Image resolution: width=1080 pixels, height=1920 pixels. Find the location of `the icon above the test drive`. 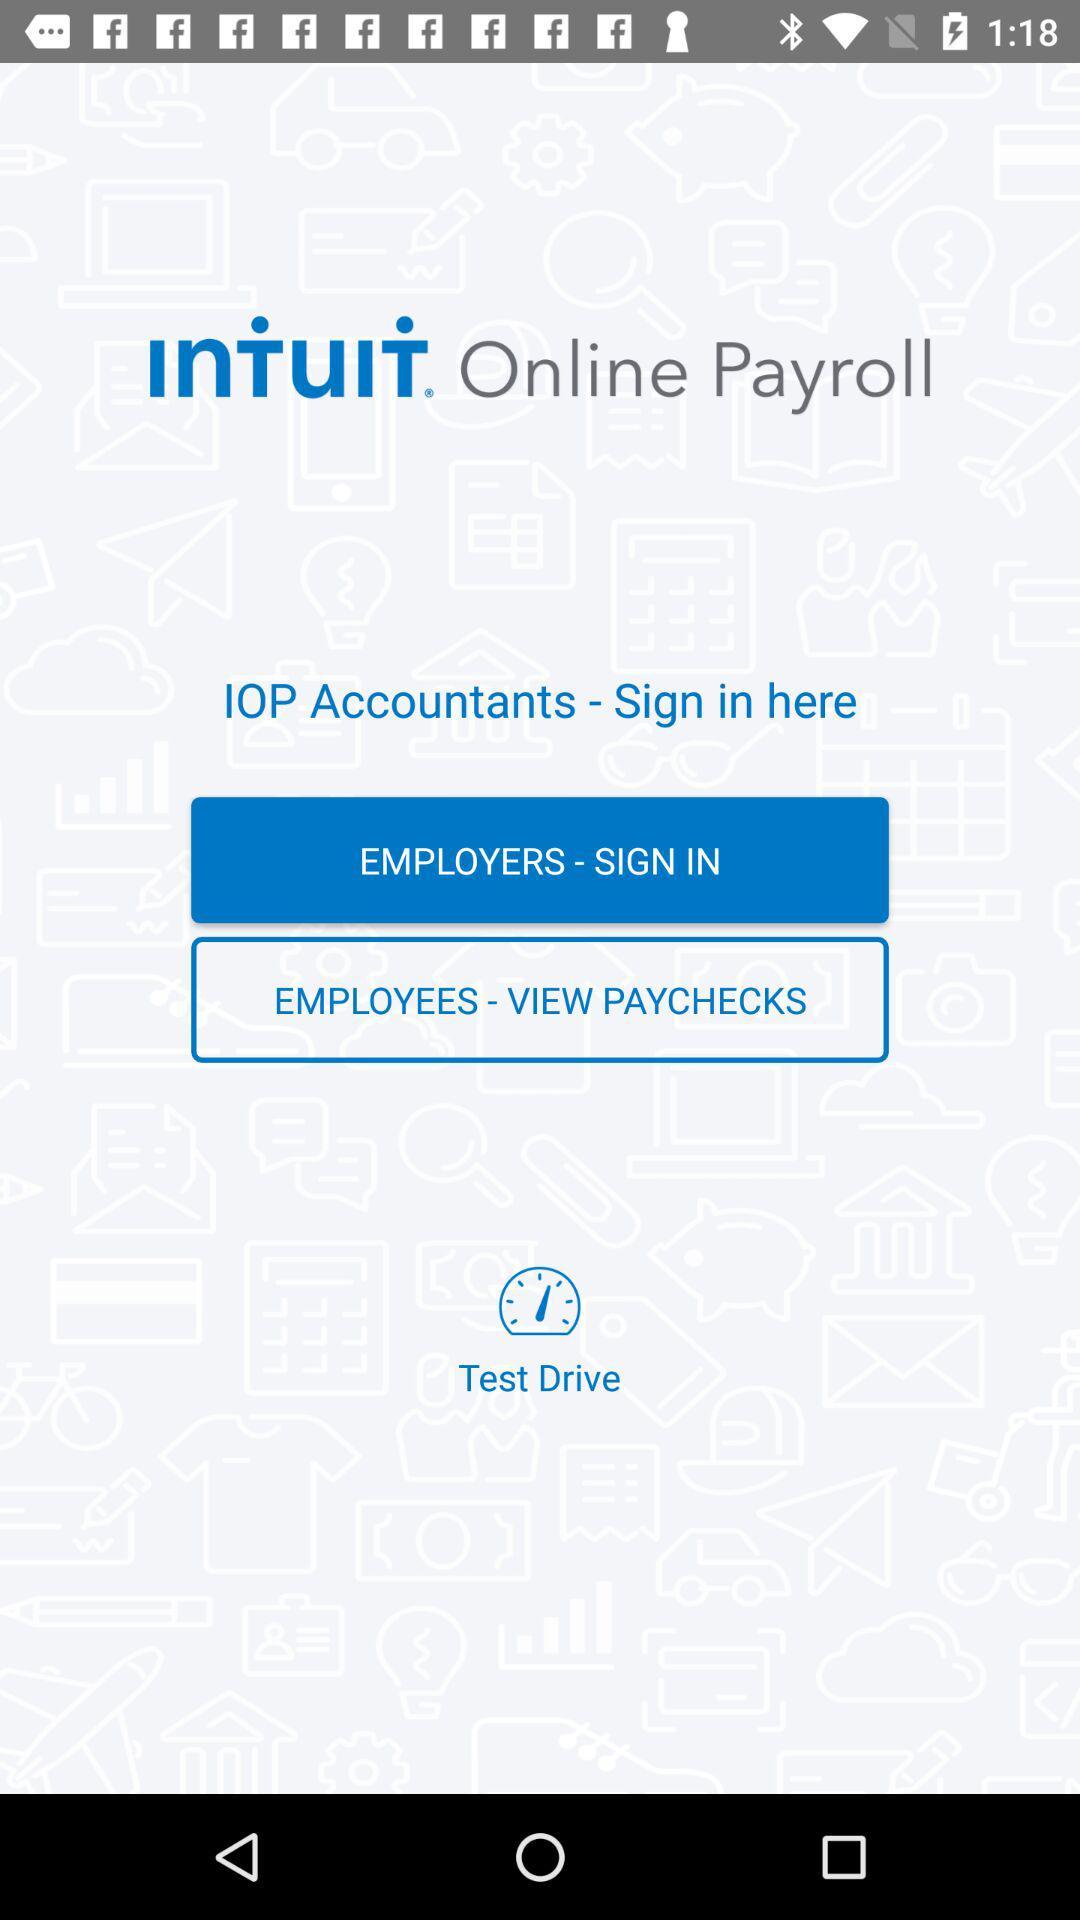

the icon above the test drive is located at coordinates (540, 999).